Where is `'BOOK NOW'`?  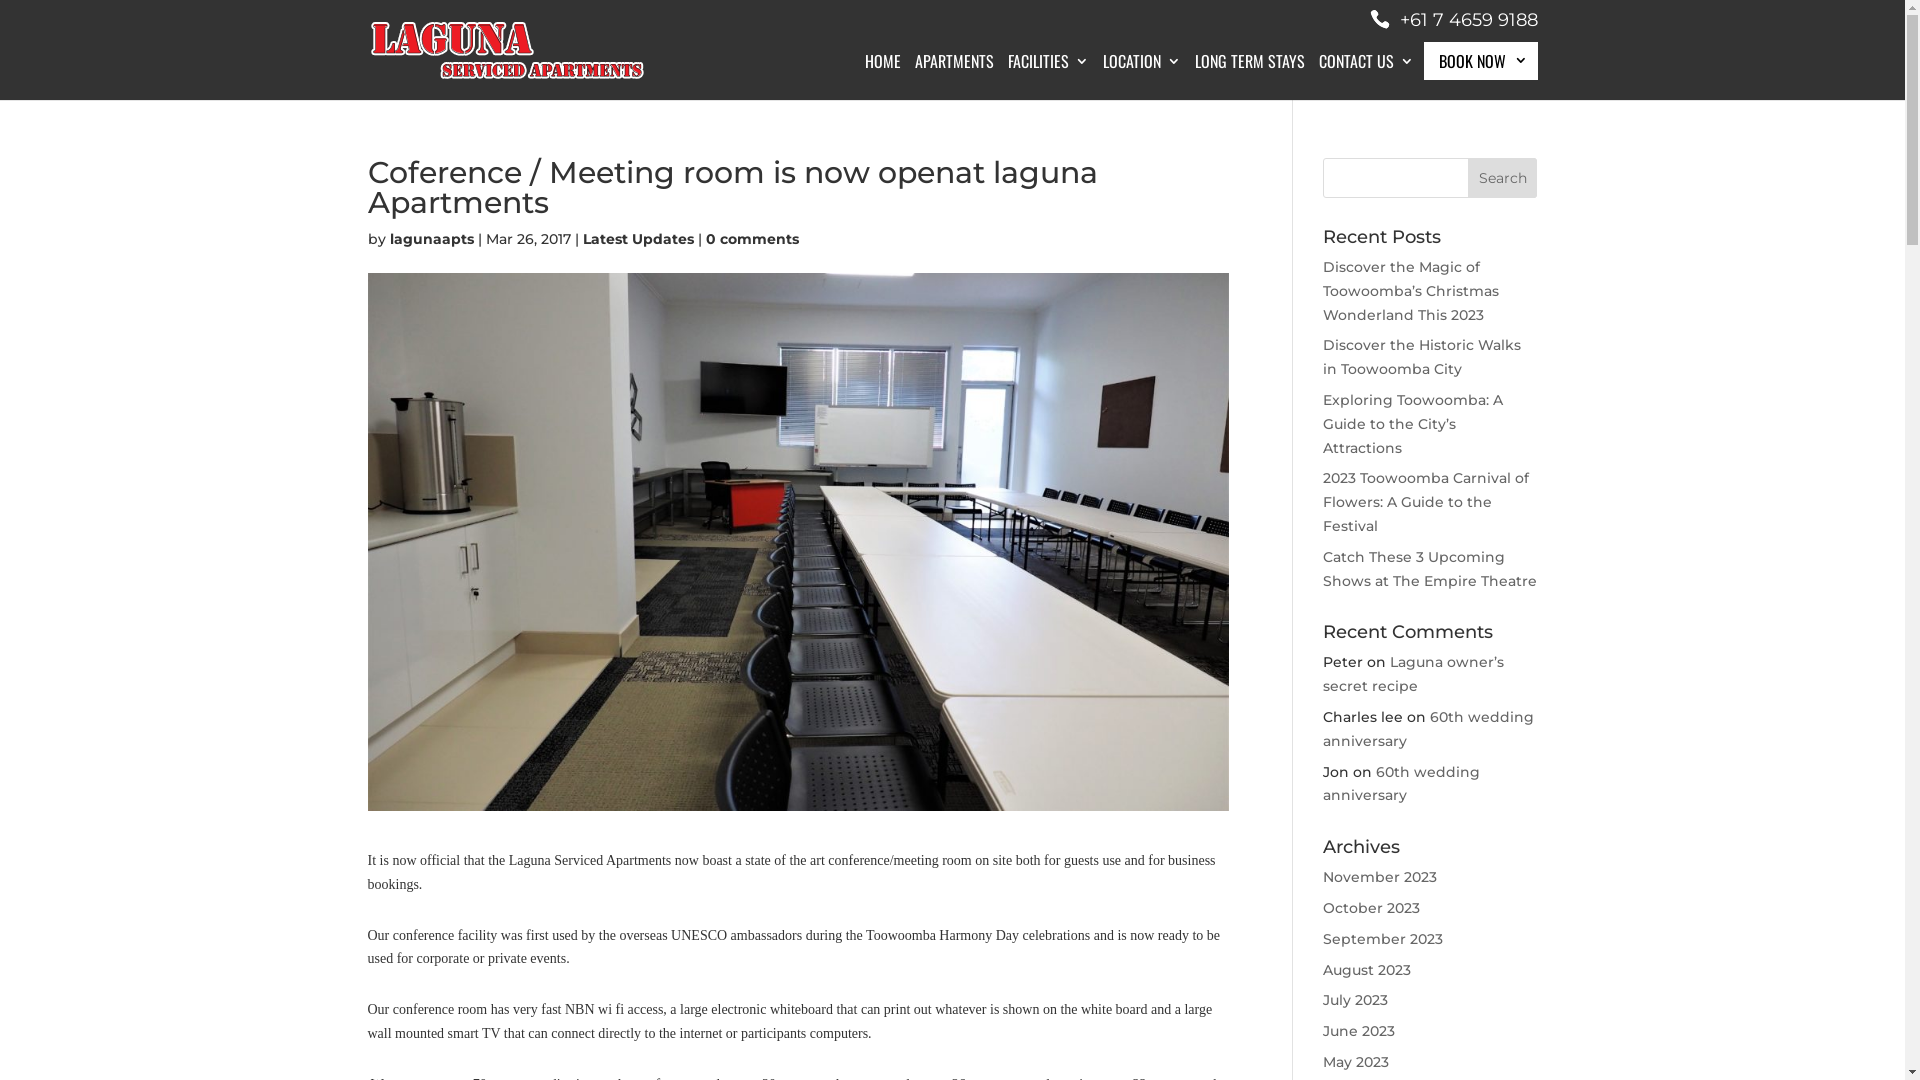
'BOOK NOW' is located at coordinates (1481, 60).